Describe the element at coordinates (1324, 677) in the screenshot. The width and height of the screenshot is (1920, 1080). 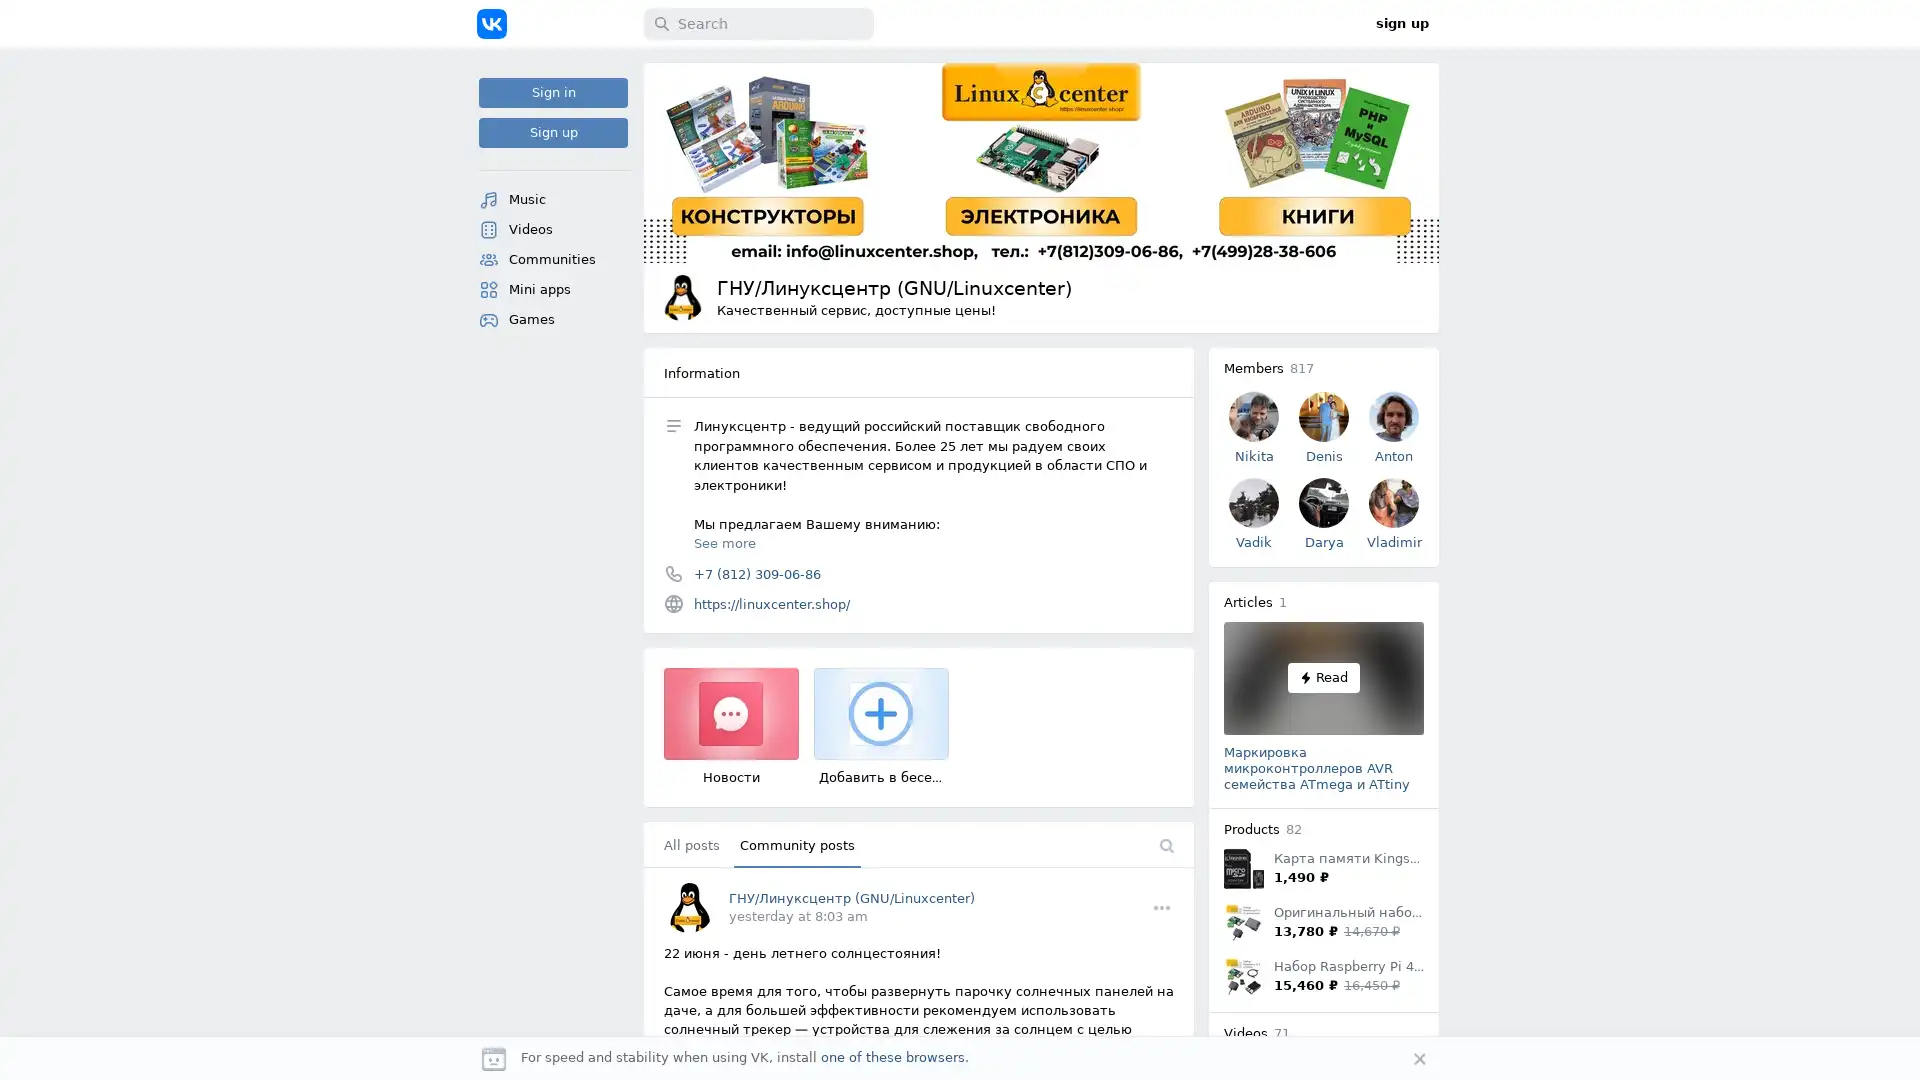
I see `Read` at that location.